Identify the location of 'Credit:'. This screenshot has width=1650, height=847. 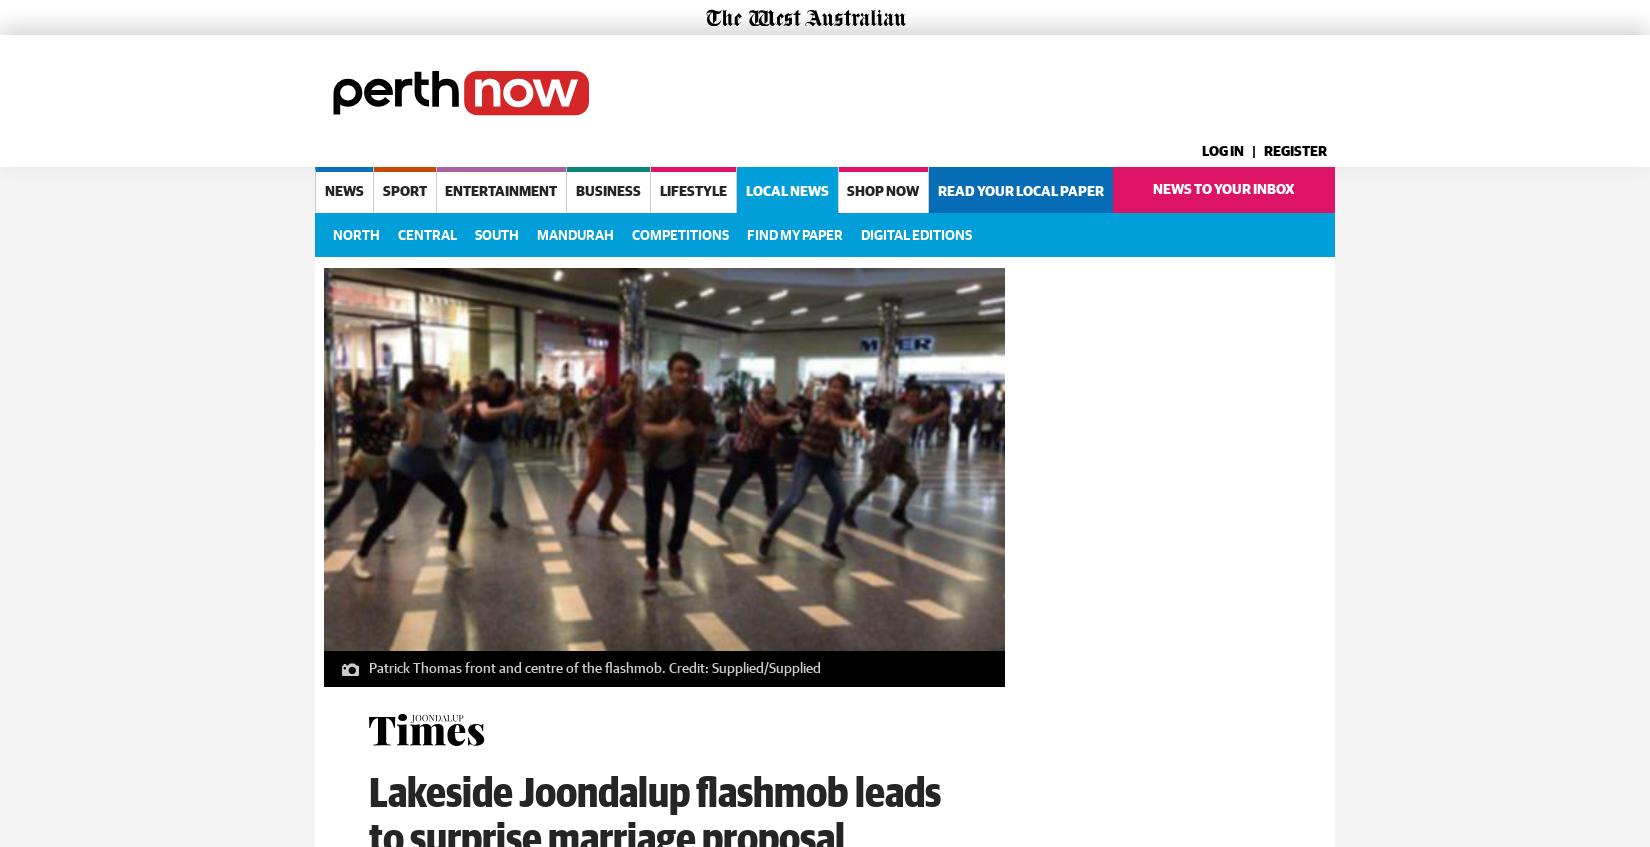
(664, 664).